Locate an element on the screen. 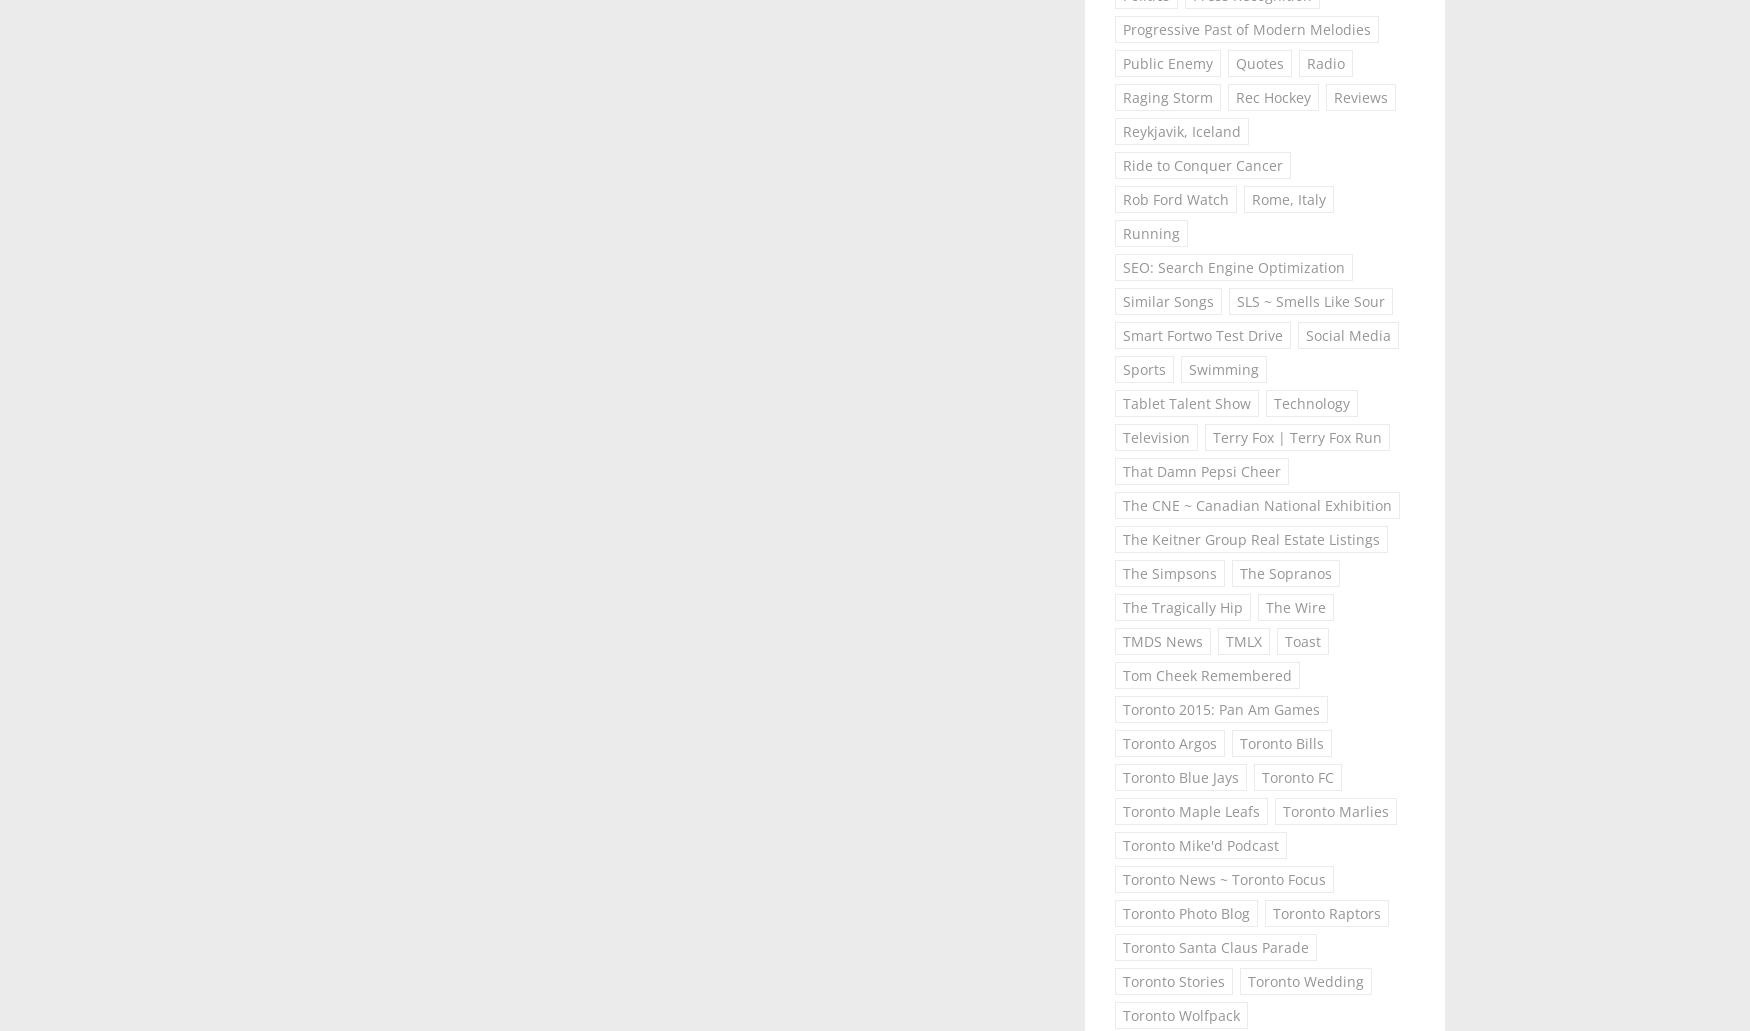  'Rec Hockey' is located at coordinates (1272, 96).